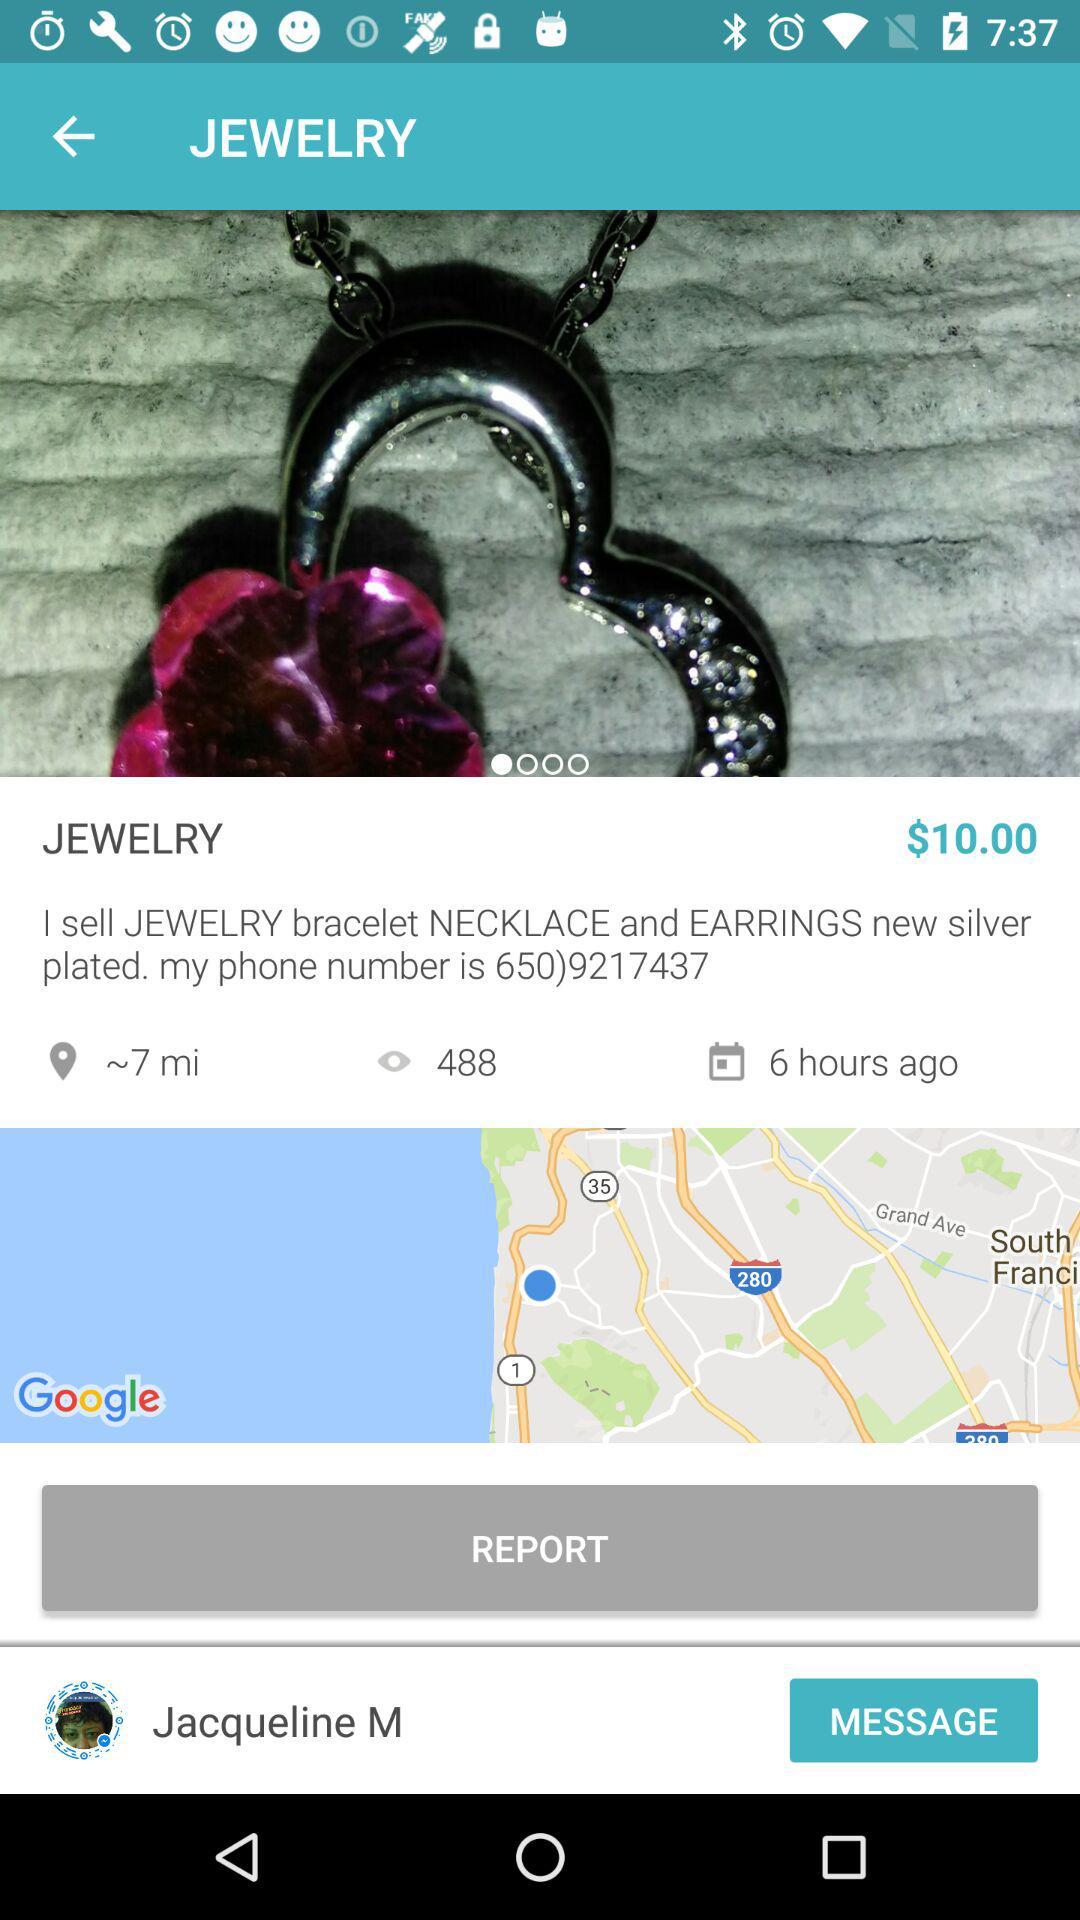  What do you see at coordinates (913, 1719) in the screenshot?
I see `the icon next to the jacqueline m` at bounding box center [913, 1719].